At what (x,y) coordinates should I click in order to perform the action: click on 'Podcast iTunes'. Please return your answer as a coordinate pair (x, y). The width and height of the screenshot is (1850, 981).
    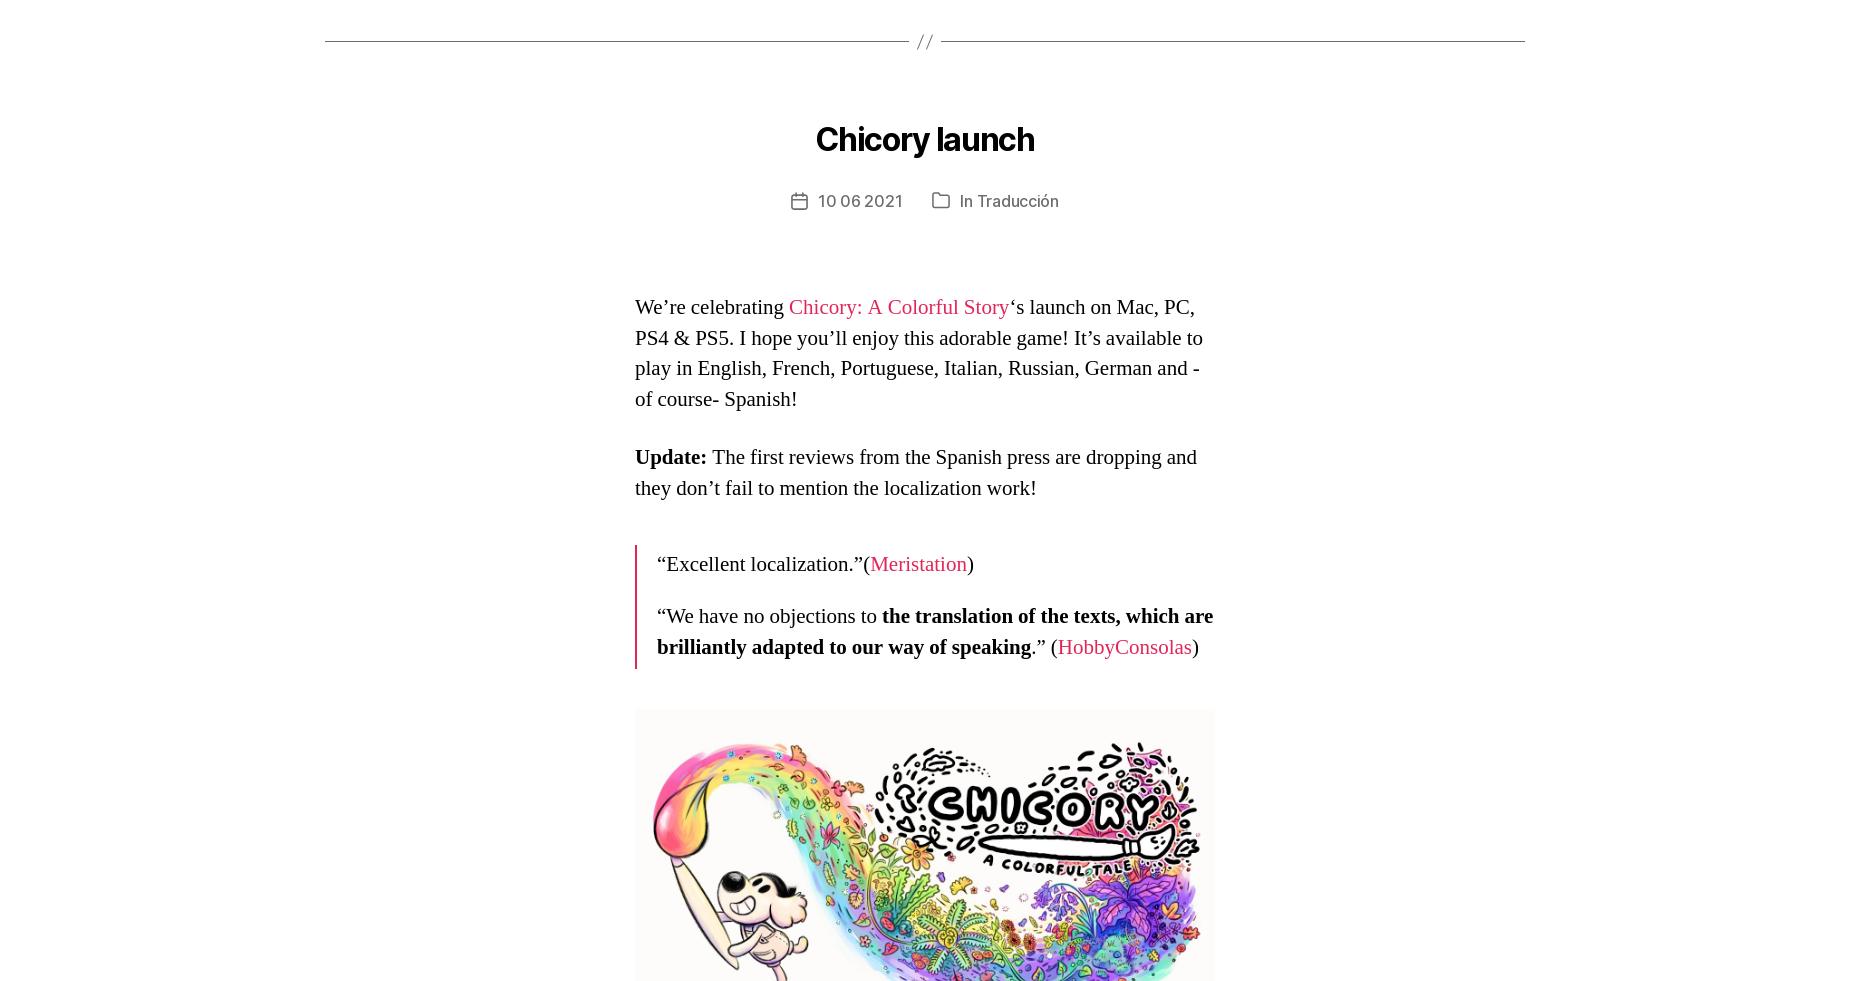
    Looking at the image, I should click on (400, 755).